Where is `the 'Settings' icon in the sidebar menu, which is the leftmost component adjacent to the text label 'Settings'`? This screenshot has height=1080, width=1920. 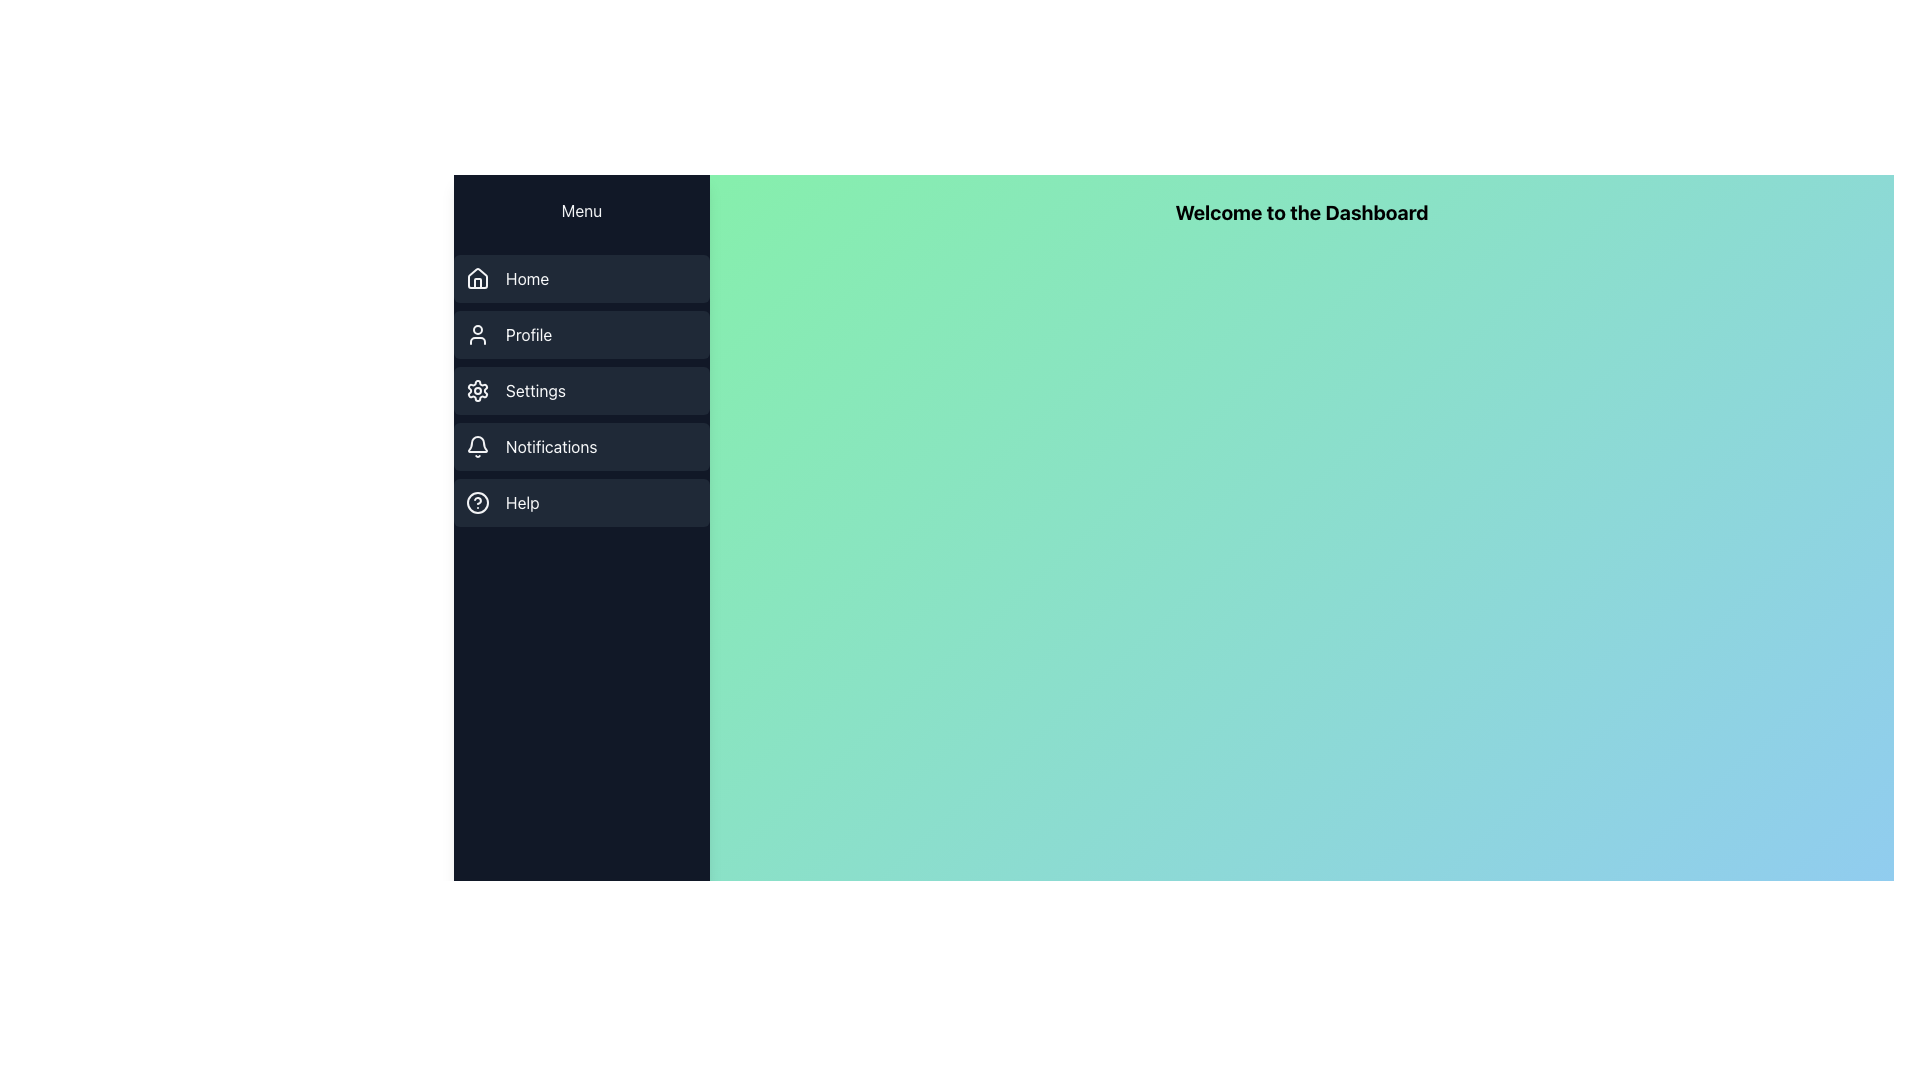
the 'Settings' icon in the sidebar menu, which is the leftmost component adjacent to the text label 'Settings' is located at coordinates (477, 390).